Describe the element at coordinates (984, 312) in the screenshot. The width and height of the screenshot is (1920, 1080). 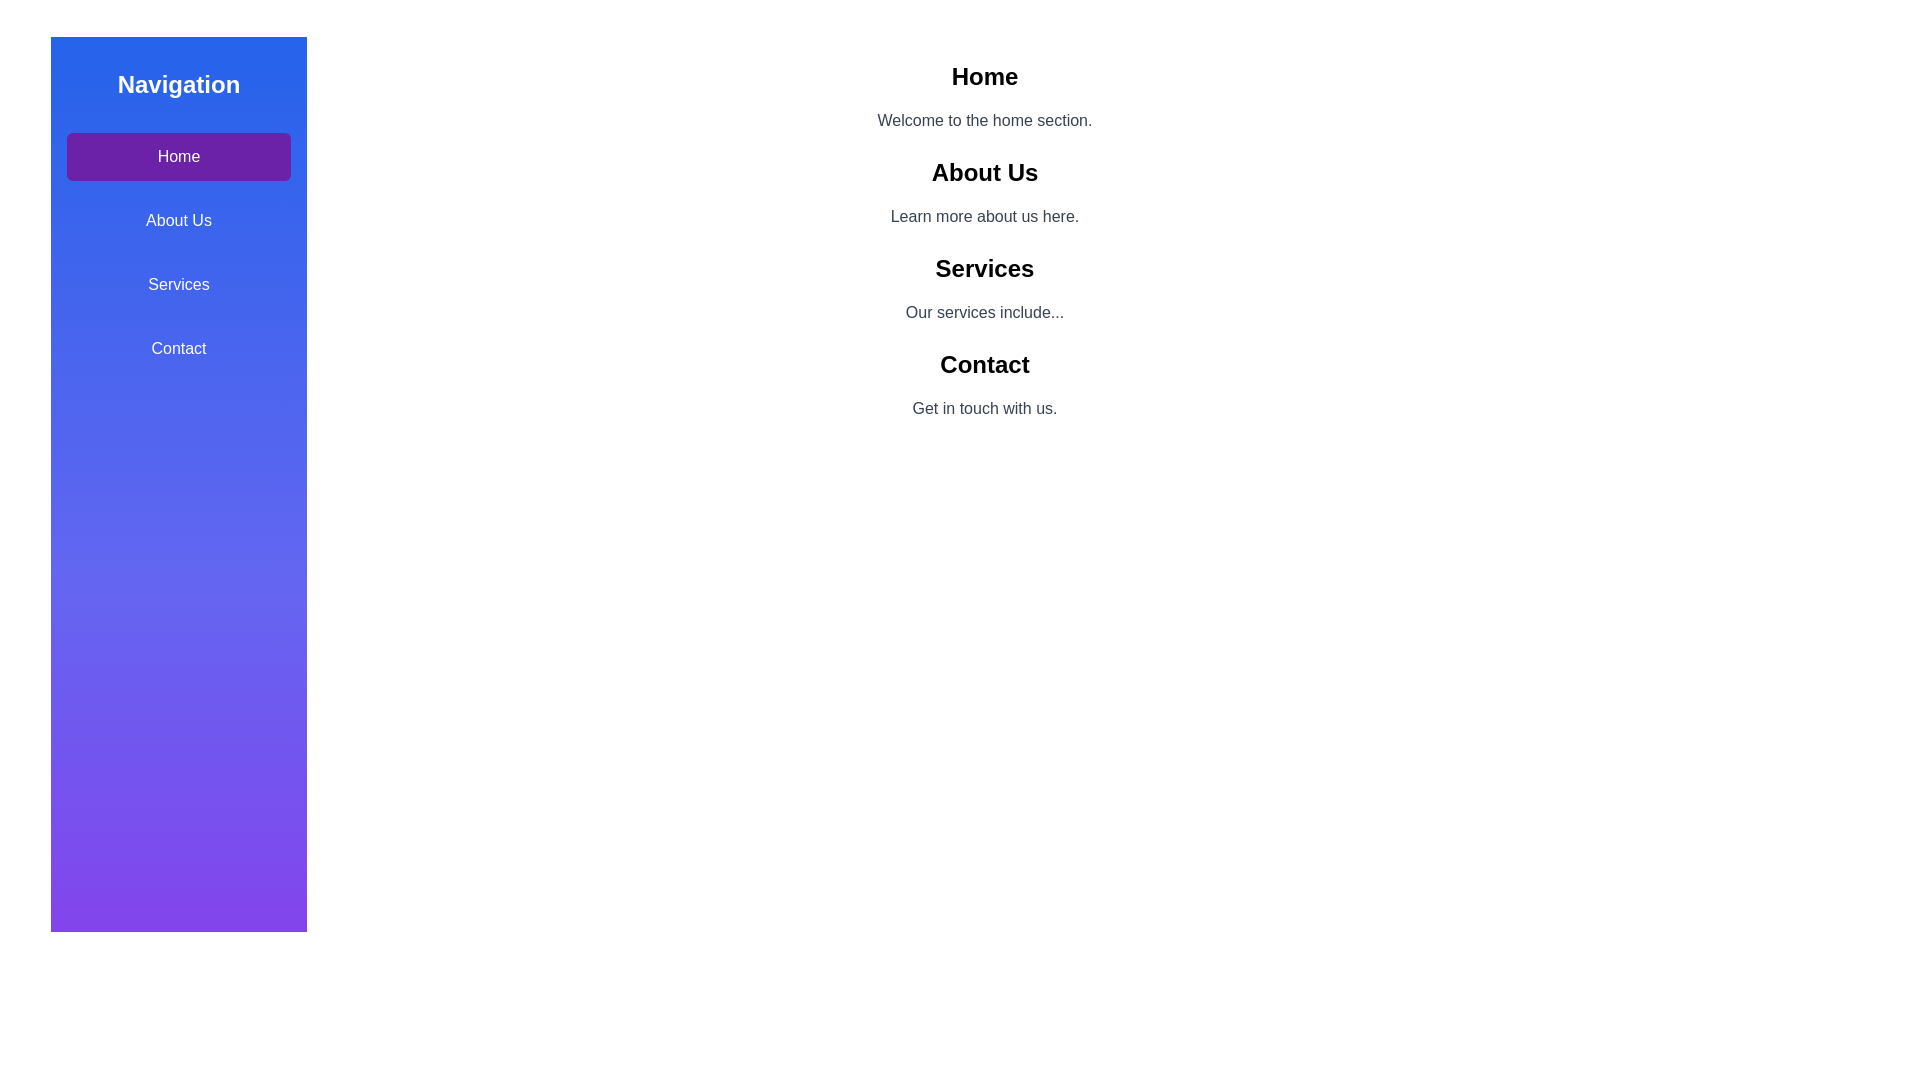
I see `the static text element displaying 'Our services include...' located directly below the 'Services' header` at that location.